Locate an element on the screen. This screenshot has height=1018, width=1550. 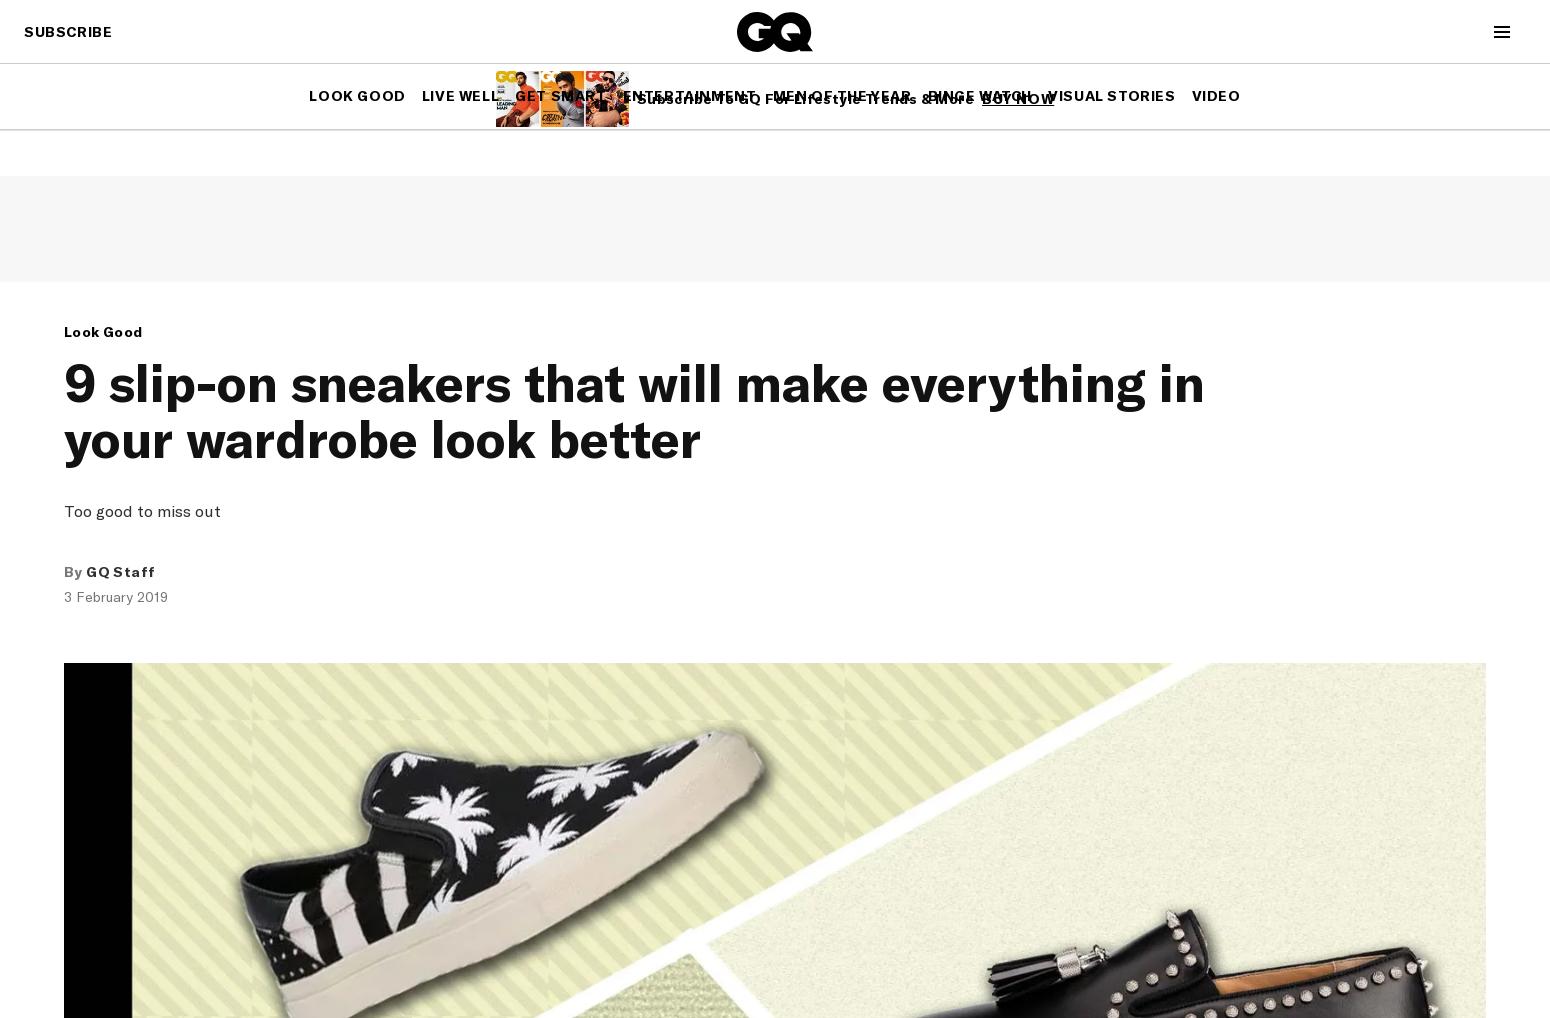
'Too good to miss out' is located at coordinates (142, 510).